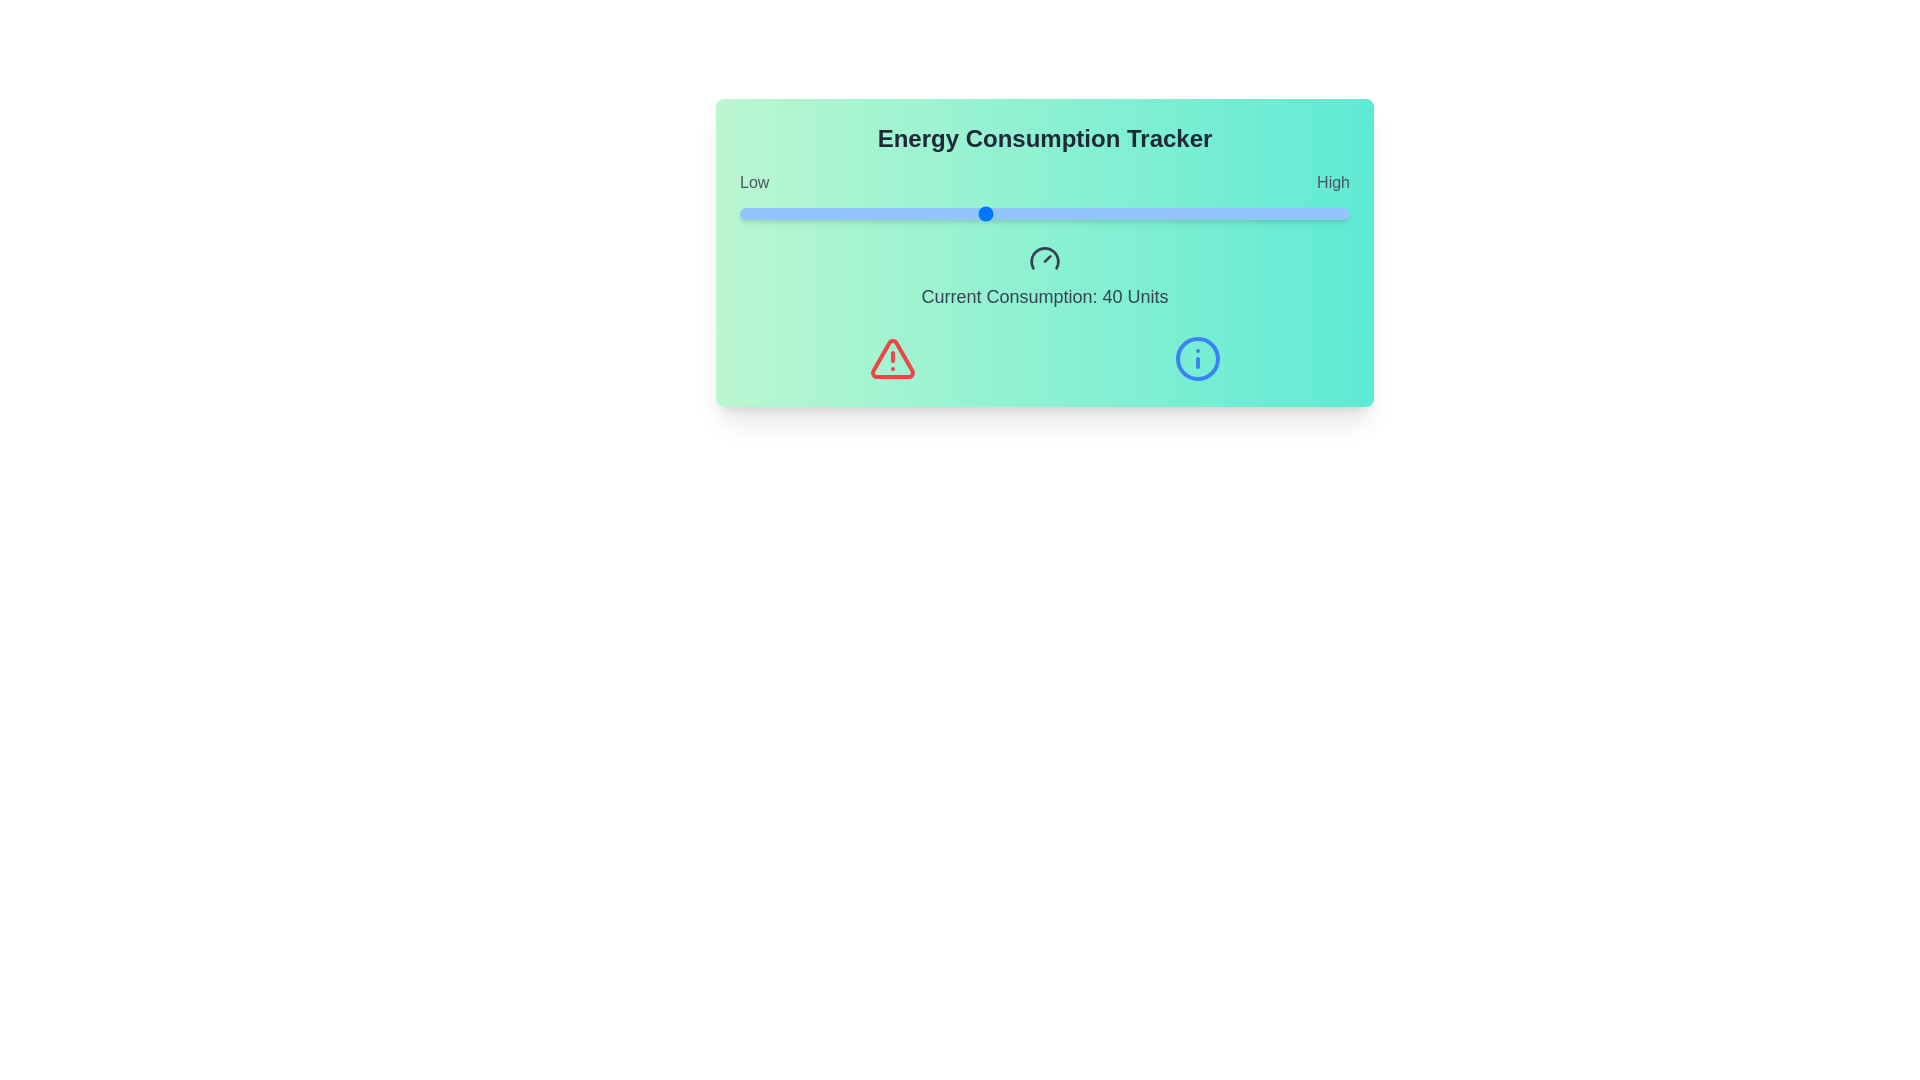  Describe the element at coordinates (983, 213) in the screenshot. I see `the energy consumption slider to 40 units` at that location.